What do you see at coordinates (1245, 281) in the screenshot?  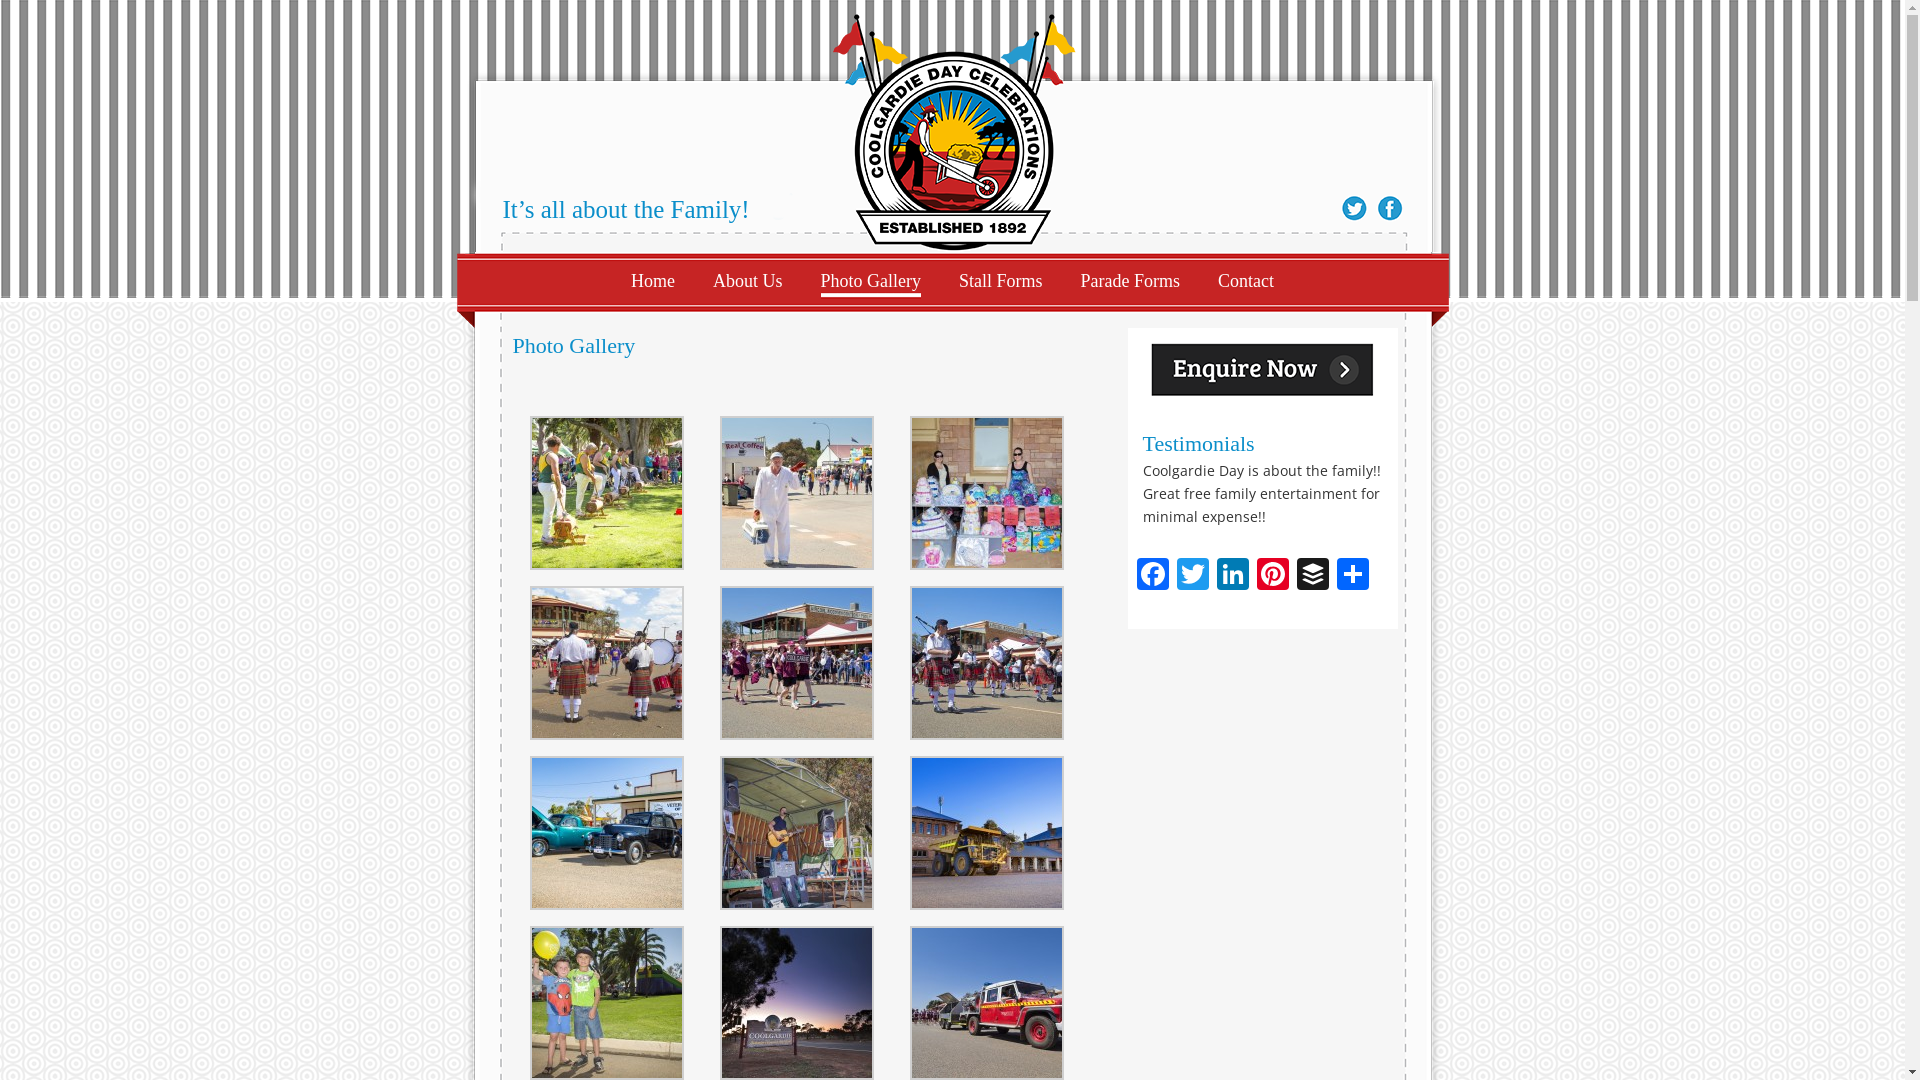 I see `'Contact'` at bounding box center [1245, 281].